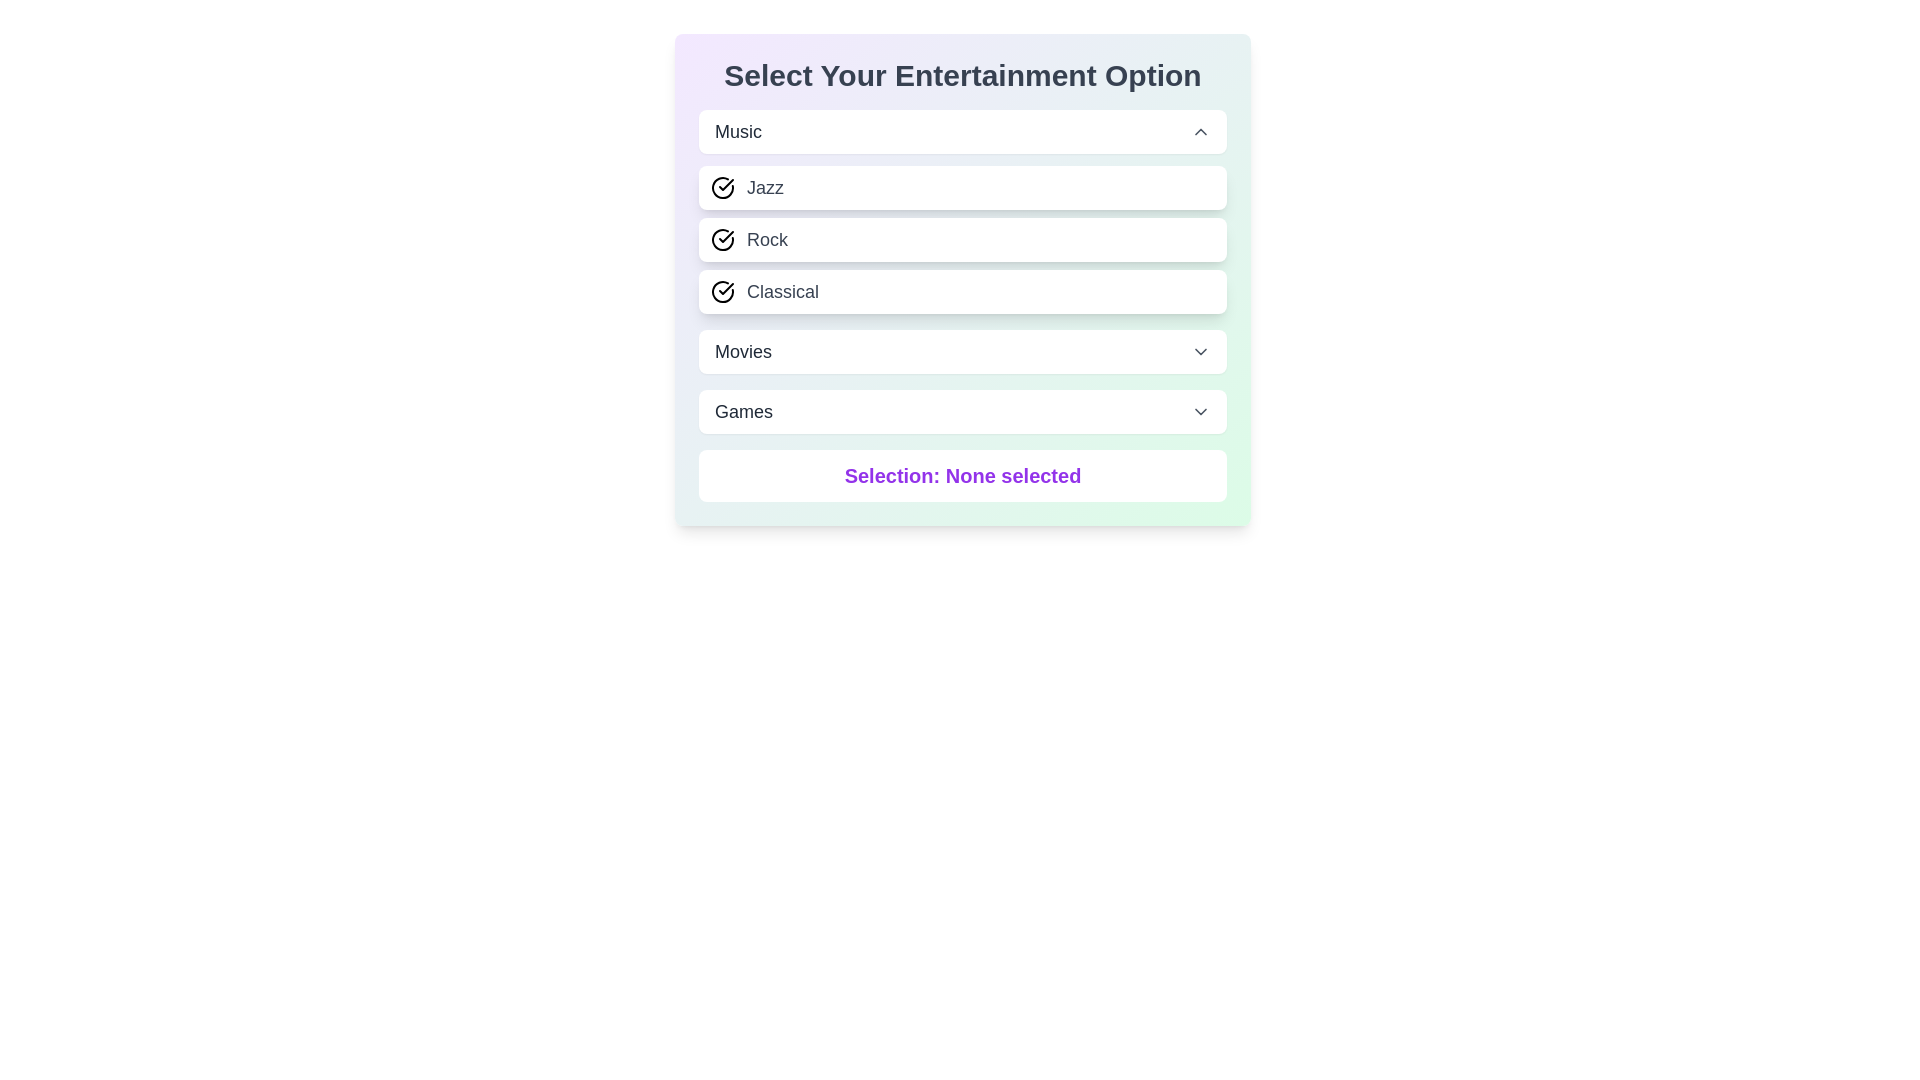 This screenshot has width=1920, height=1080. Describe the element at coordinates (781, 292) in the screenshot. I see `the text label 'Classical', which represents a music genre option in the selection menu` at that location.